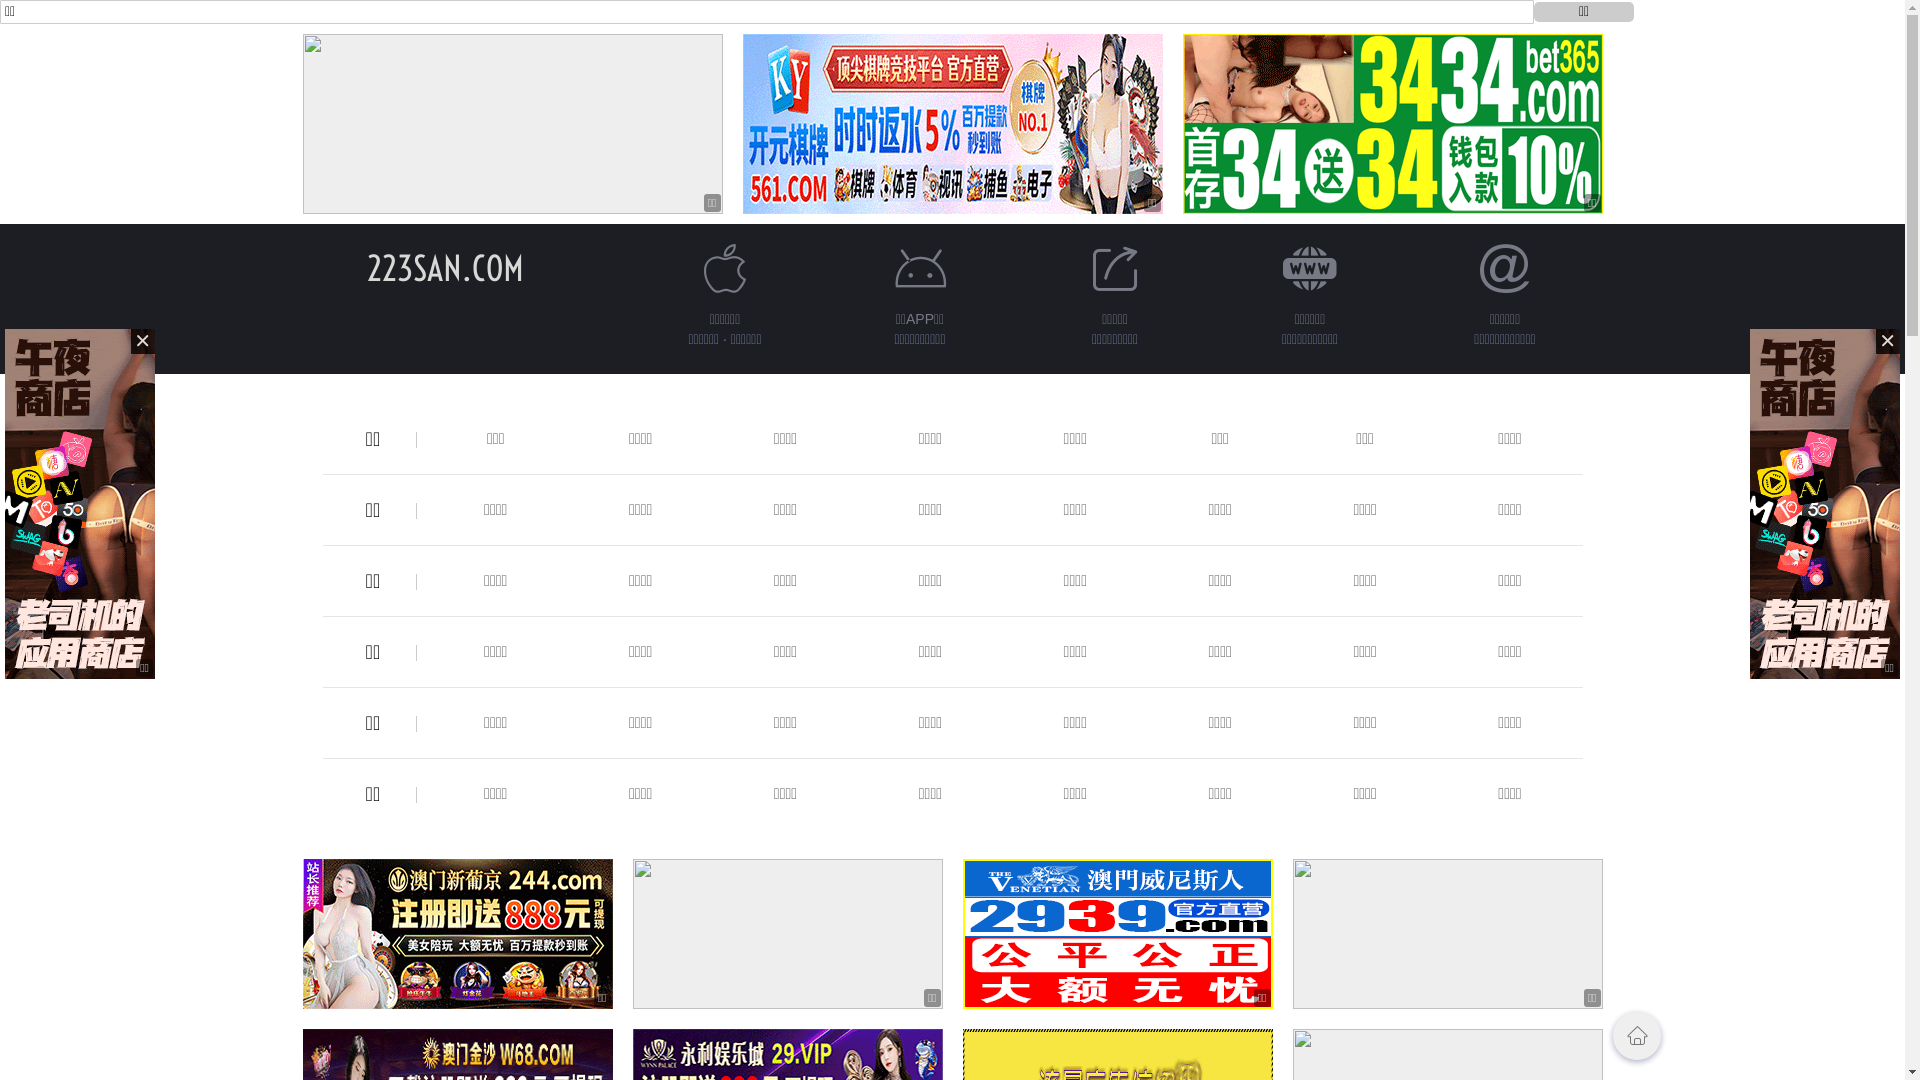 Image resolution: width=1920 pixels, height=1080 pixels. Describe the element at coordinates (444, 267) in the screenshot. I see `'223SAN.COM'` at that location.